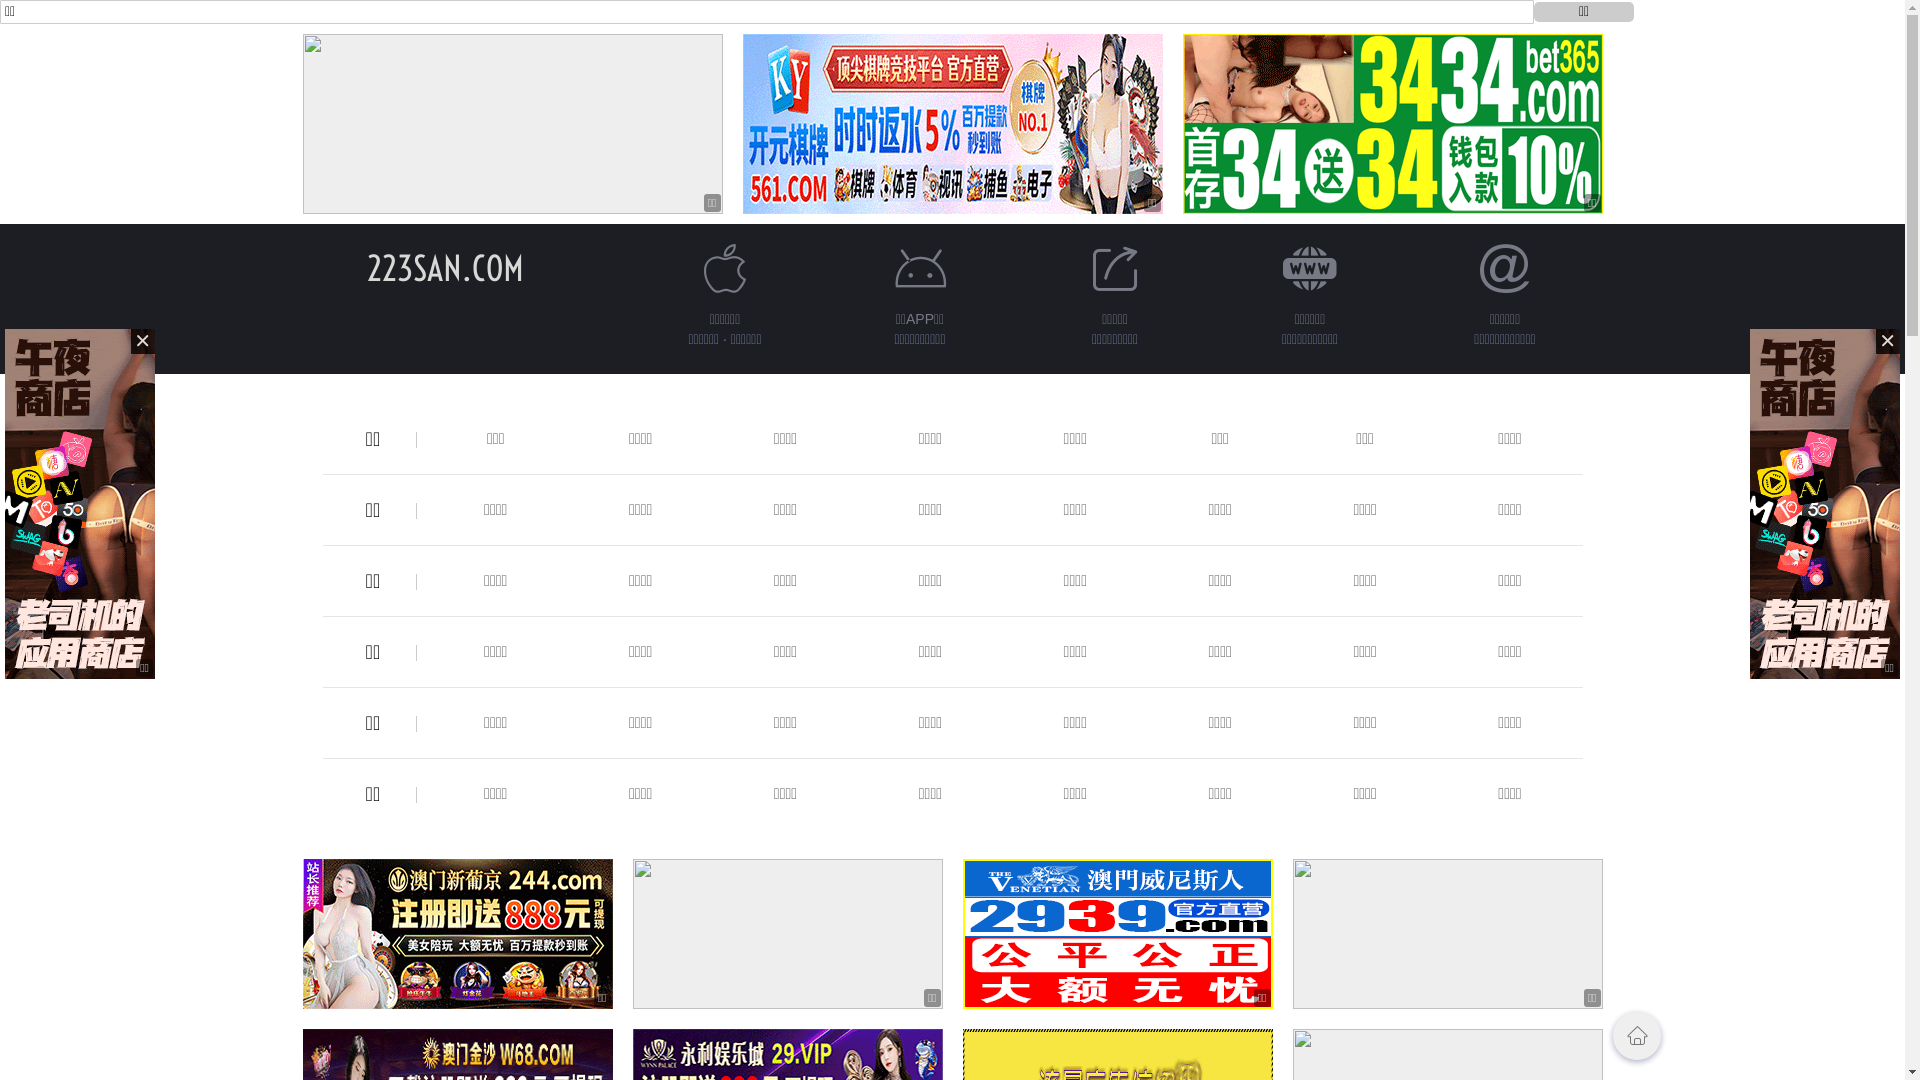 Image resolution: width=1920 pixels, height=1080 pixels. Describe the element at coordinates (444, 267) in the screenshot. I see `'223SAN.COM'` at that location.